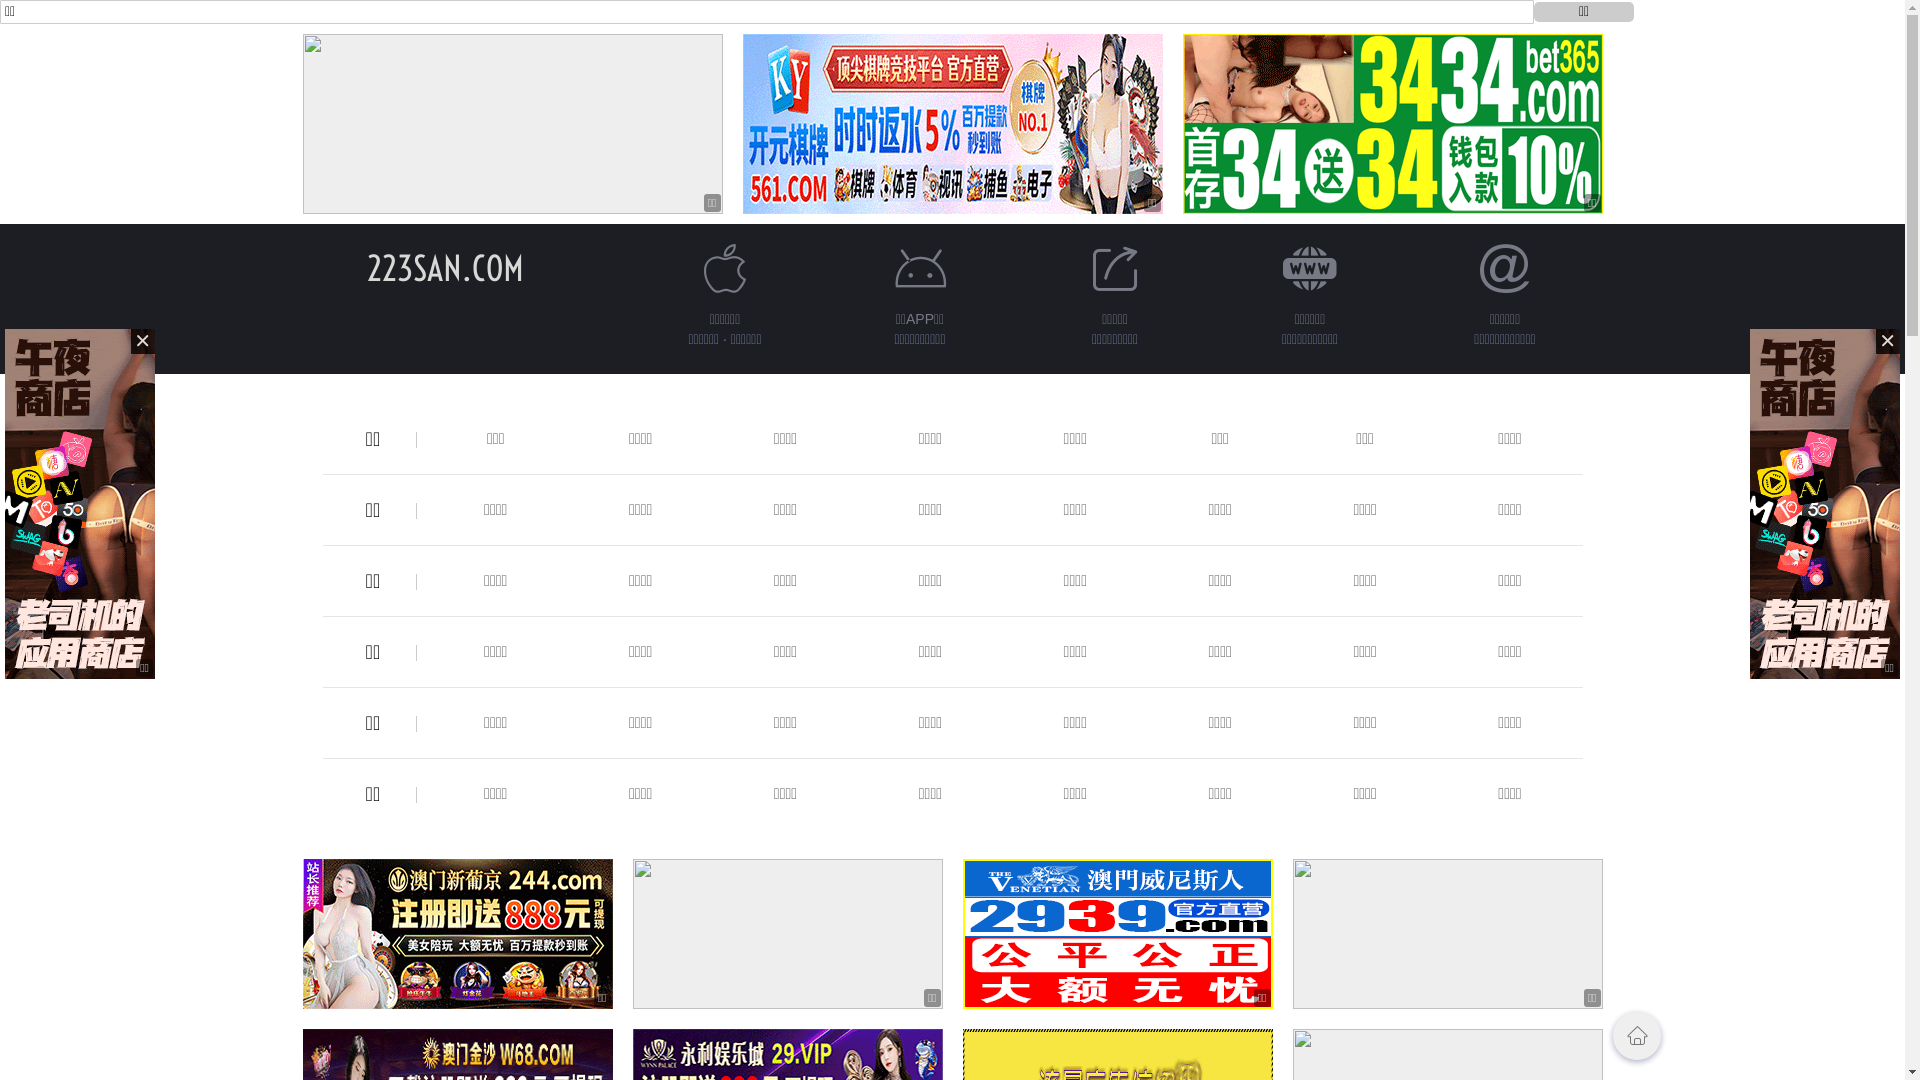 Image resolution: width=1920 pixels, height=1080 pixels. Describe the element at coordinates (444, 267) in the screenshot. I see `'223SAN.COM'` at that location.